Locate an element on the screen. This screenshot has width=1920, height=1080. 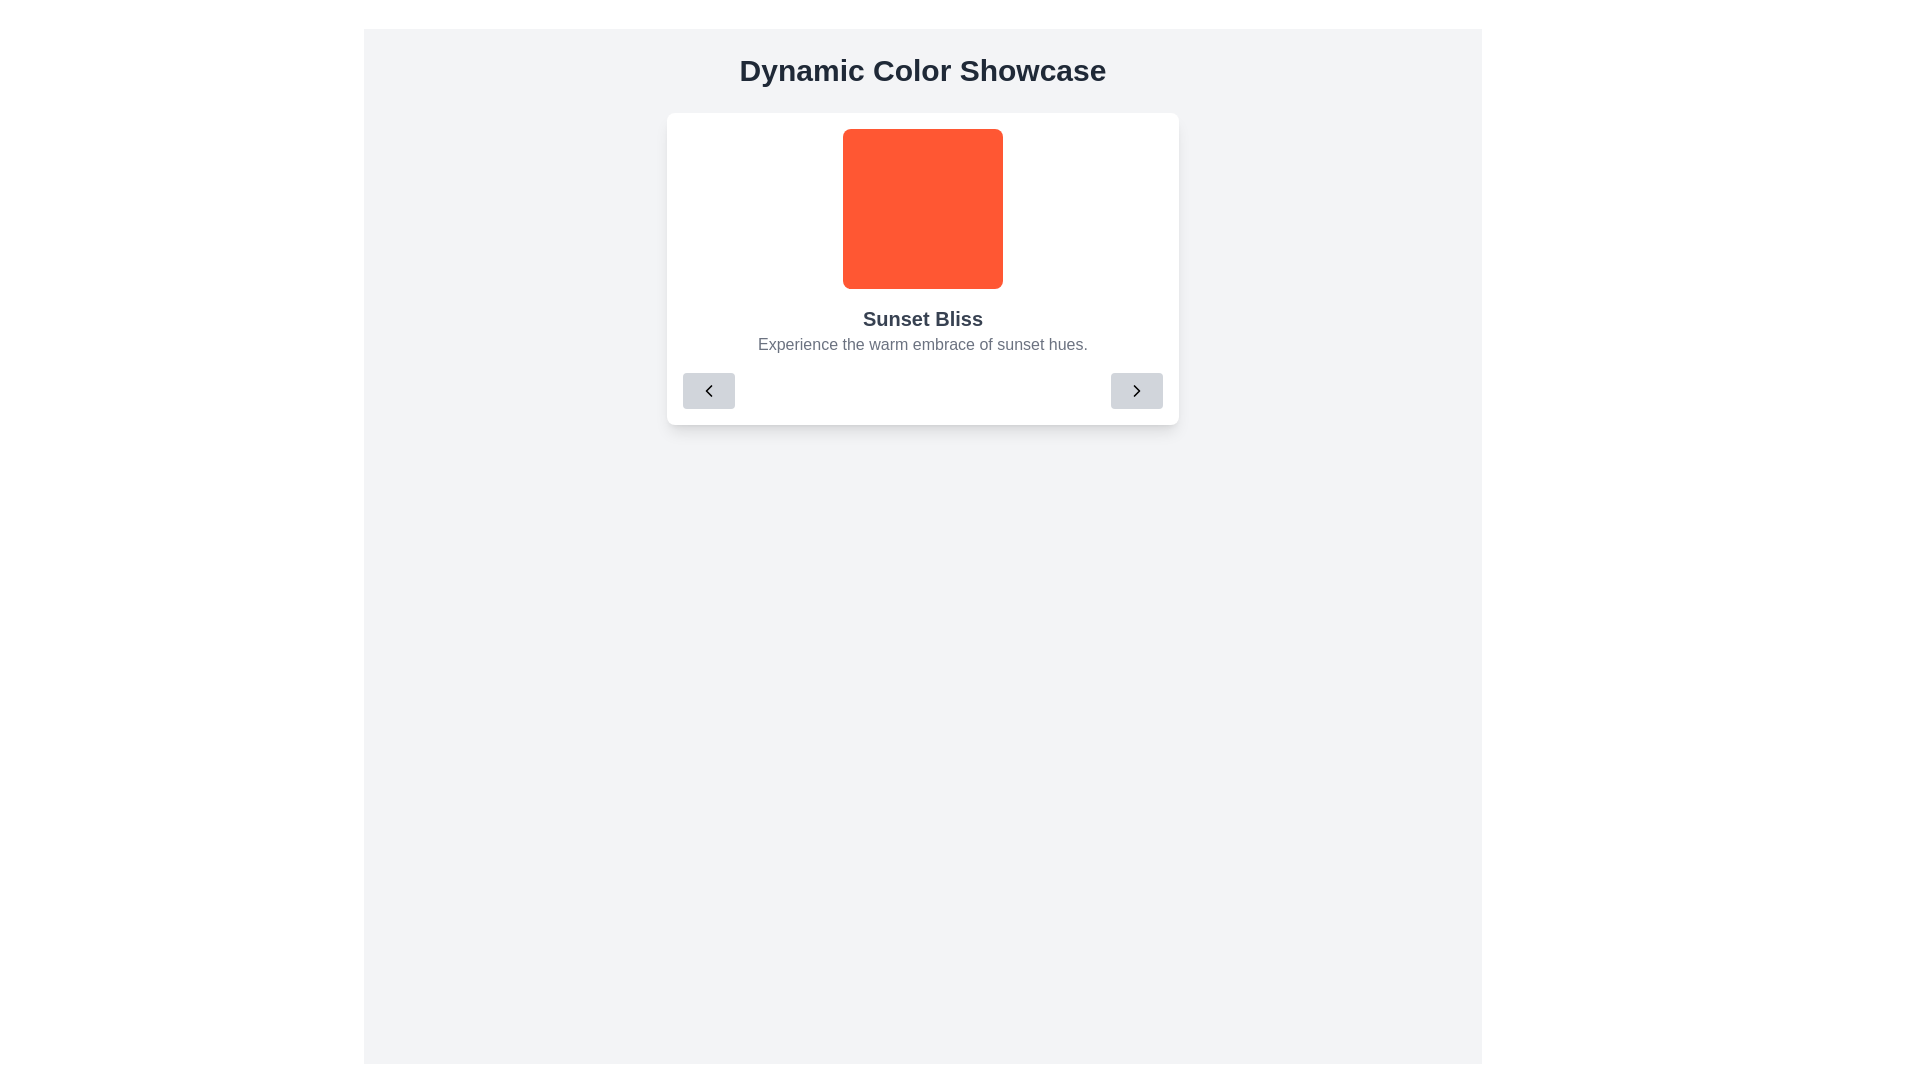
the static text element that provides supplemental detail to the title 'Sunset Bliss', positioned directly below the bold title and centered within the card layout is located at coordinates (921, 343).